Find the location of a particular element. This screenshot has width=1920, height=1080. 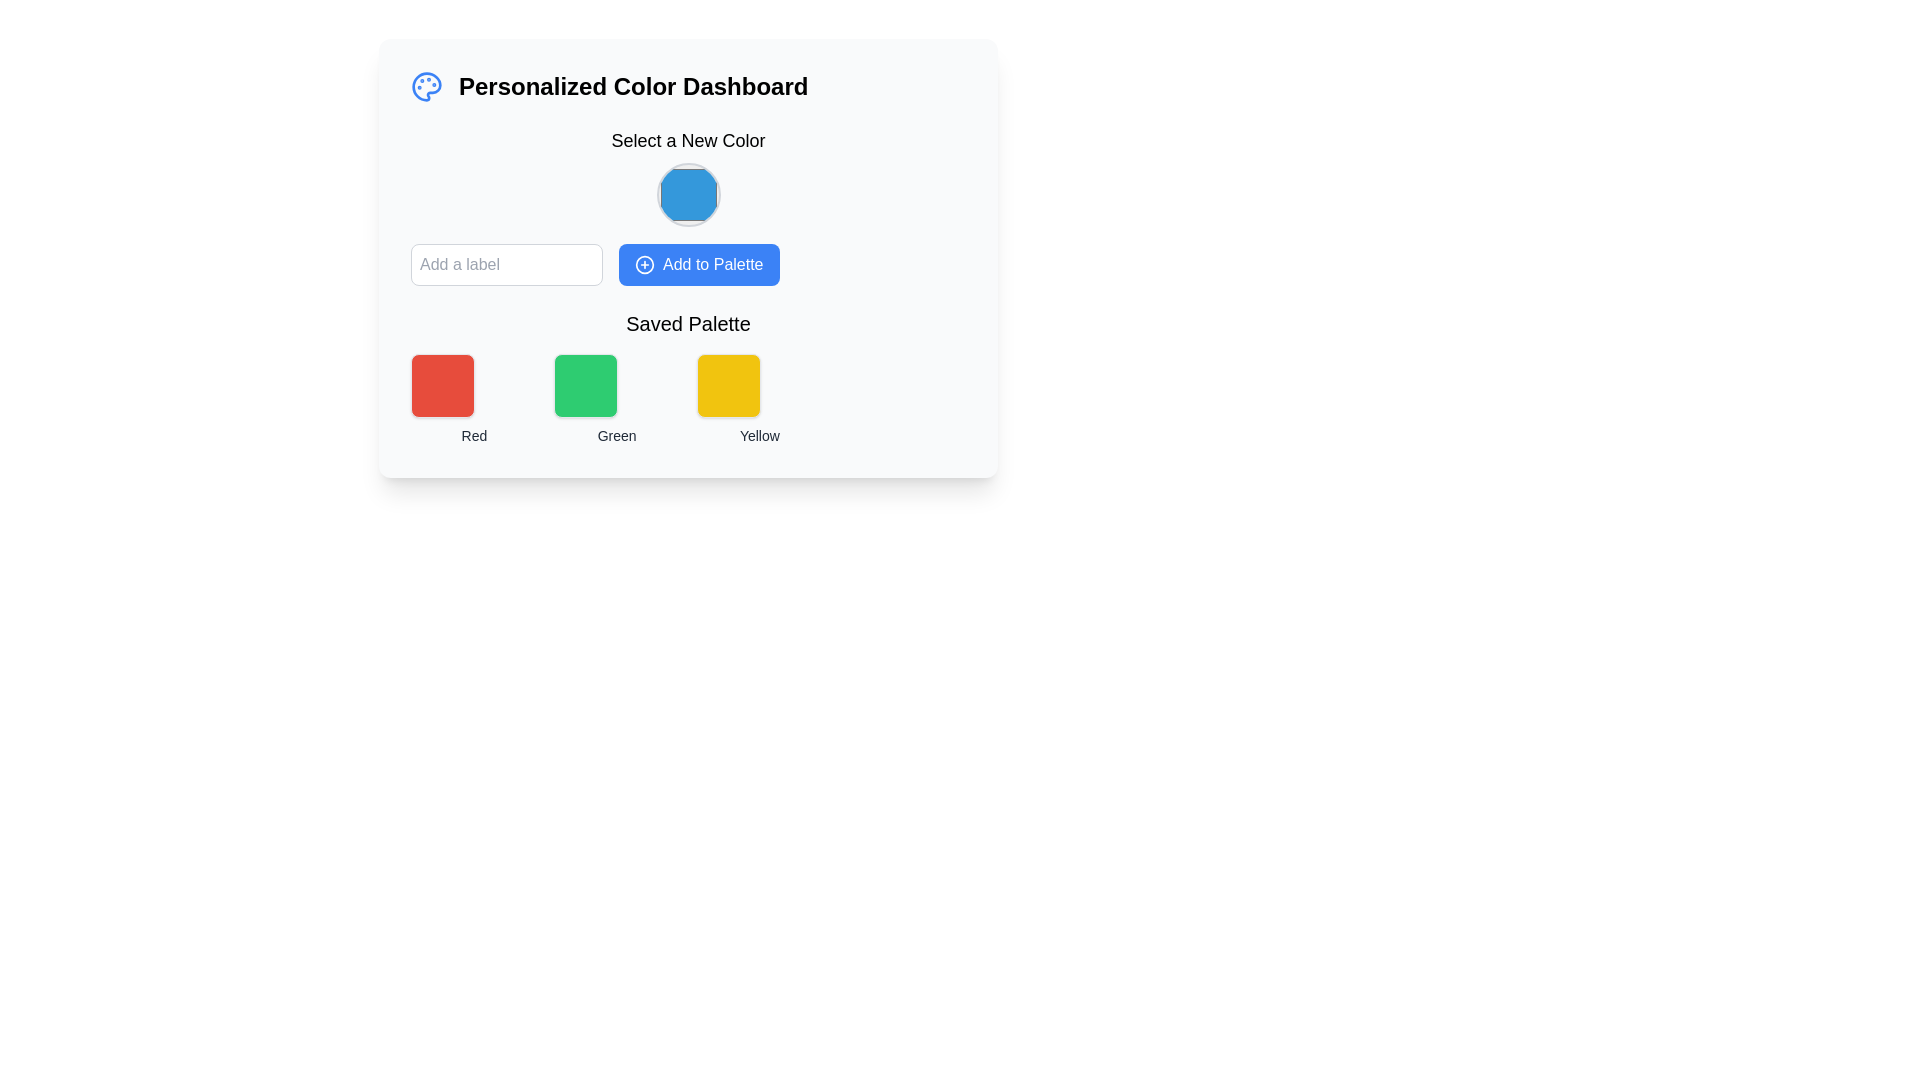

the 'Add to Palette' button, which has a blue background and white text, positioned to the right of the 'Add a label' input field is located at coordinates (688, 264).